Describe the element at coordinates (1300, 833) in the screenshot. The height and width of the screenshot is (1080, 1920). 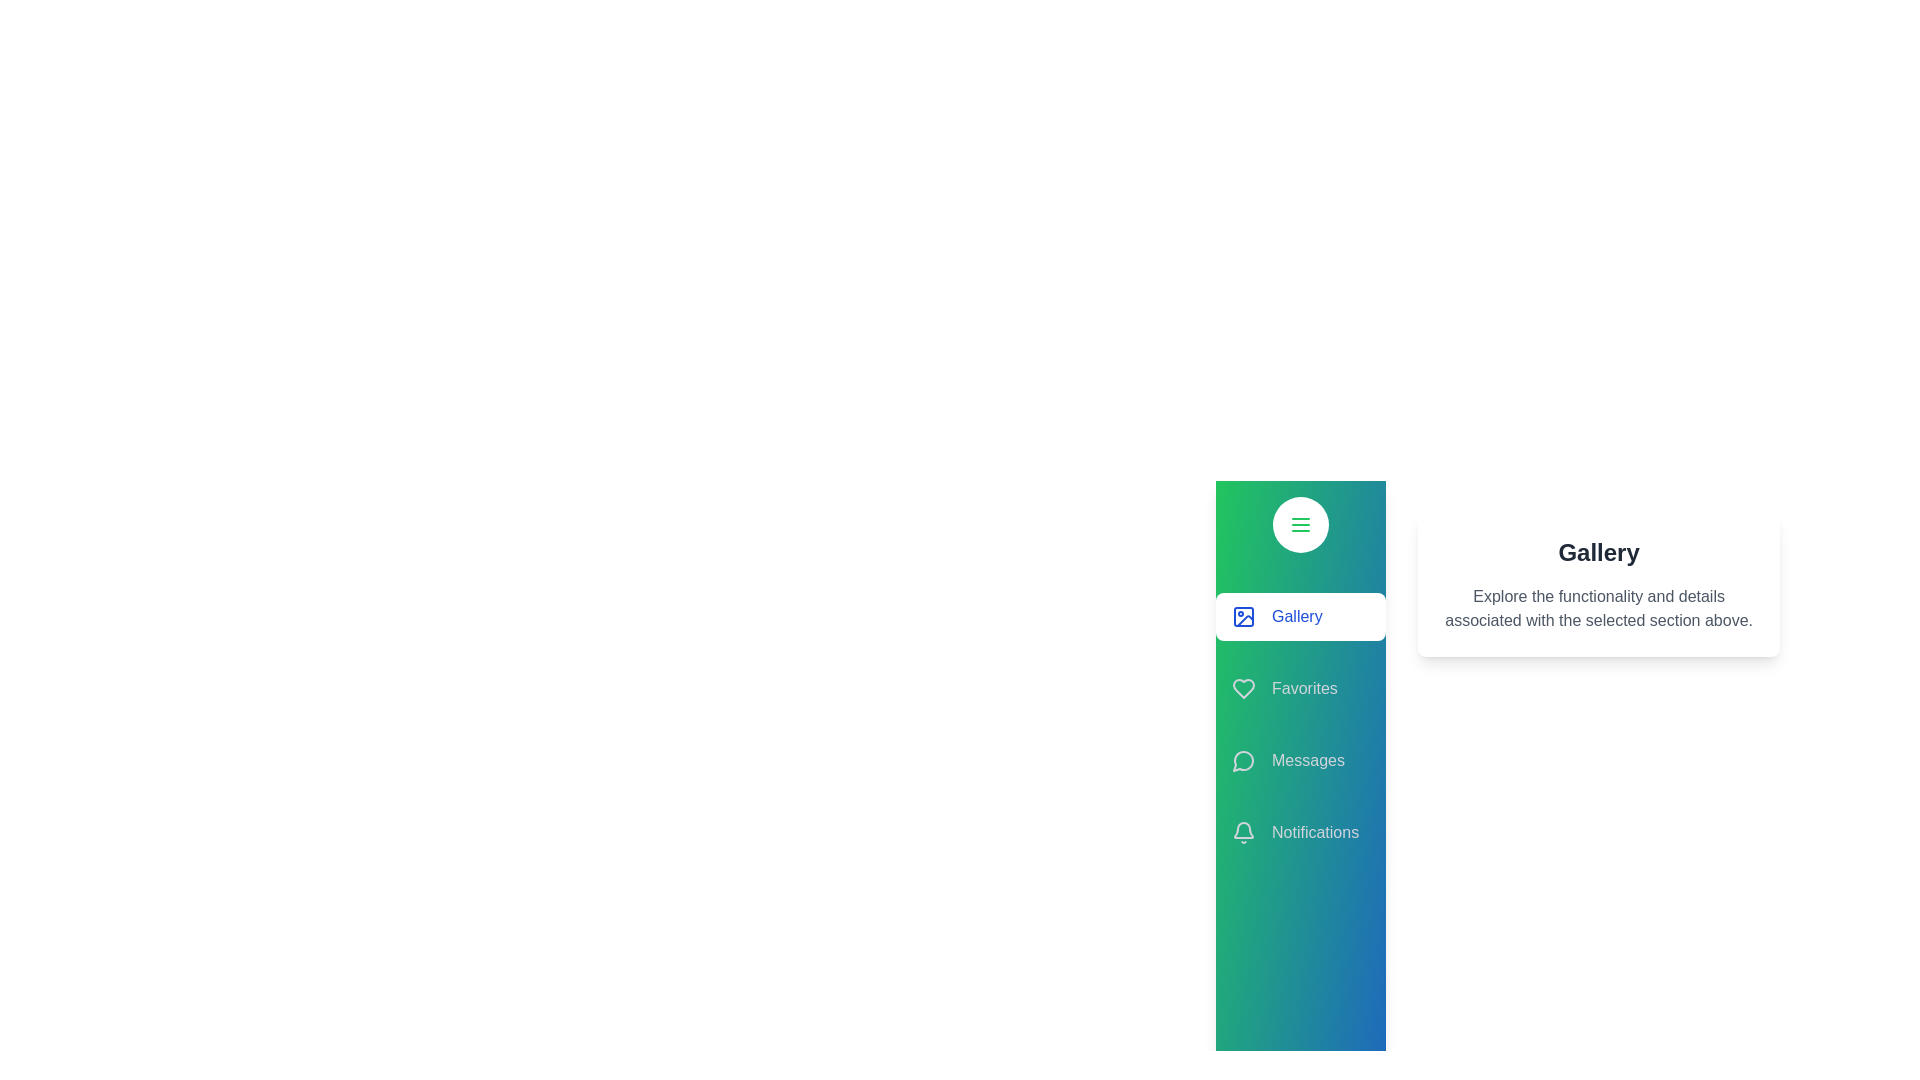
I see `the section Notifications in the EnhancedDrawer component` at that location.